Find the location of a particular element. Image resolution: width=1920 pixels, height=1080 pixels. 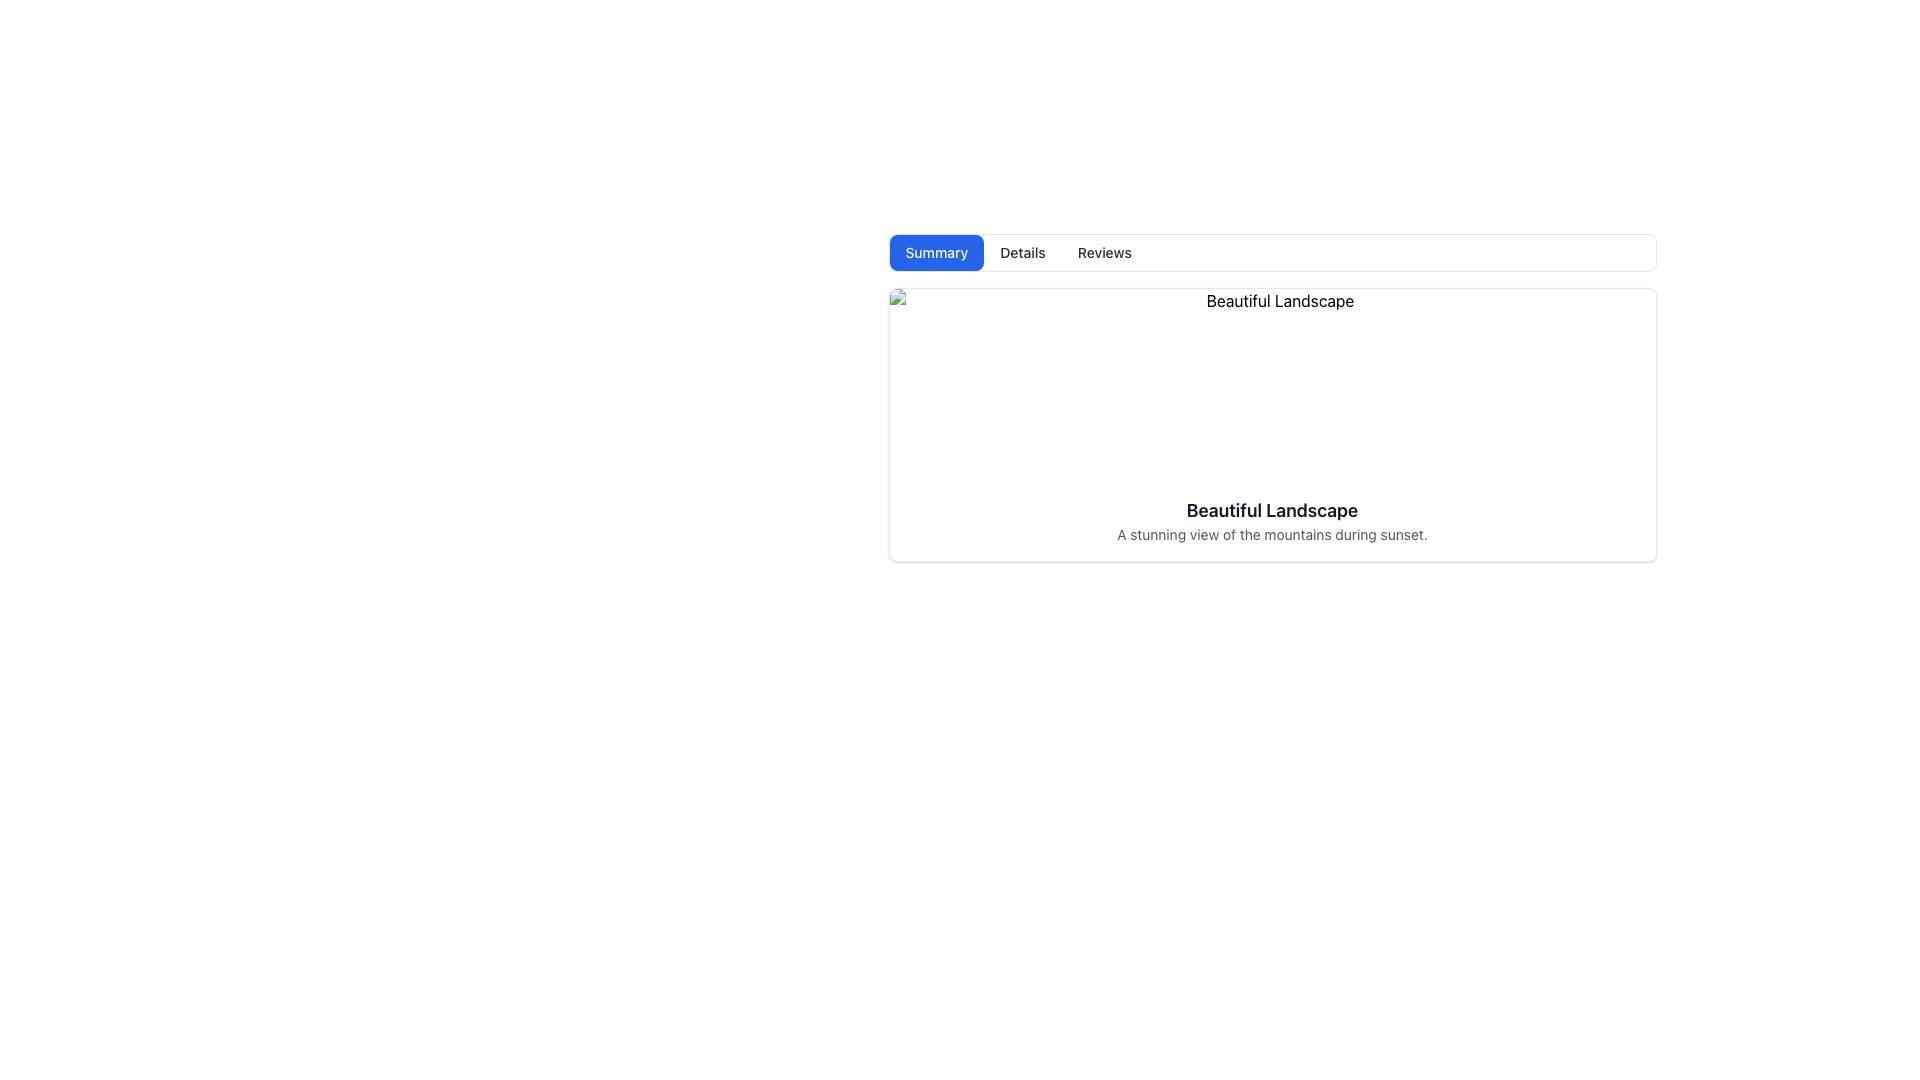

the text label that reads 'A stunning view of the mountains during sunset.' which is styled in a small gray font and located under the main title 'Beautiful Landscape' is located at coordinates (1271, 534).